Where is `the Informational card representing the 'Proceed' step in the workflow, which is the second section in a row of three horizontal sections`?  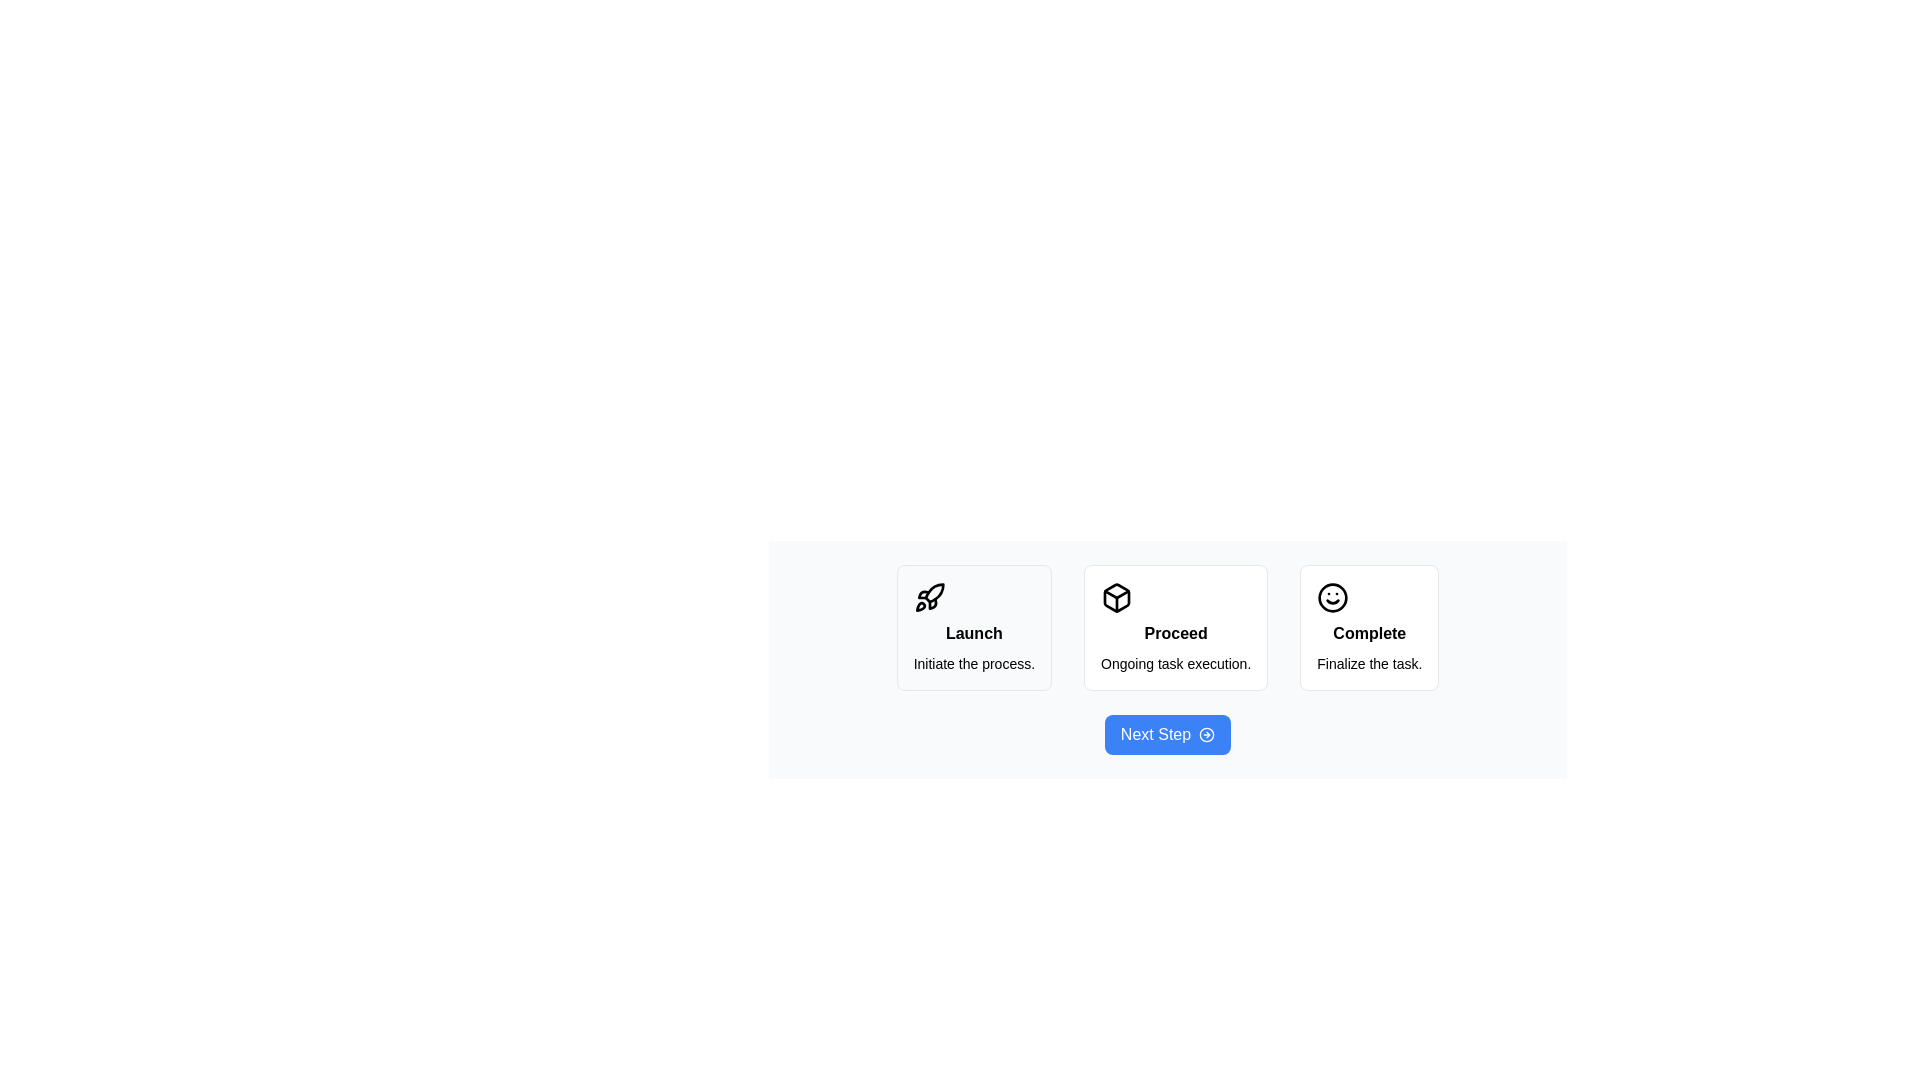
the Informational card representing the 'Proceed' step in the workflow, which is the second section in a row of three horizontal sections is located at coordinates (1167, 627).